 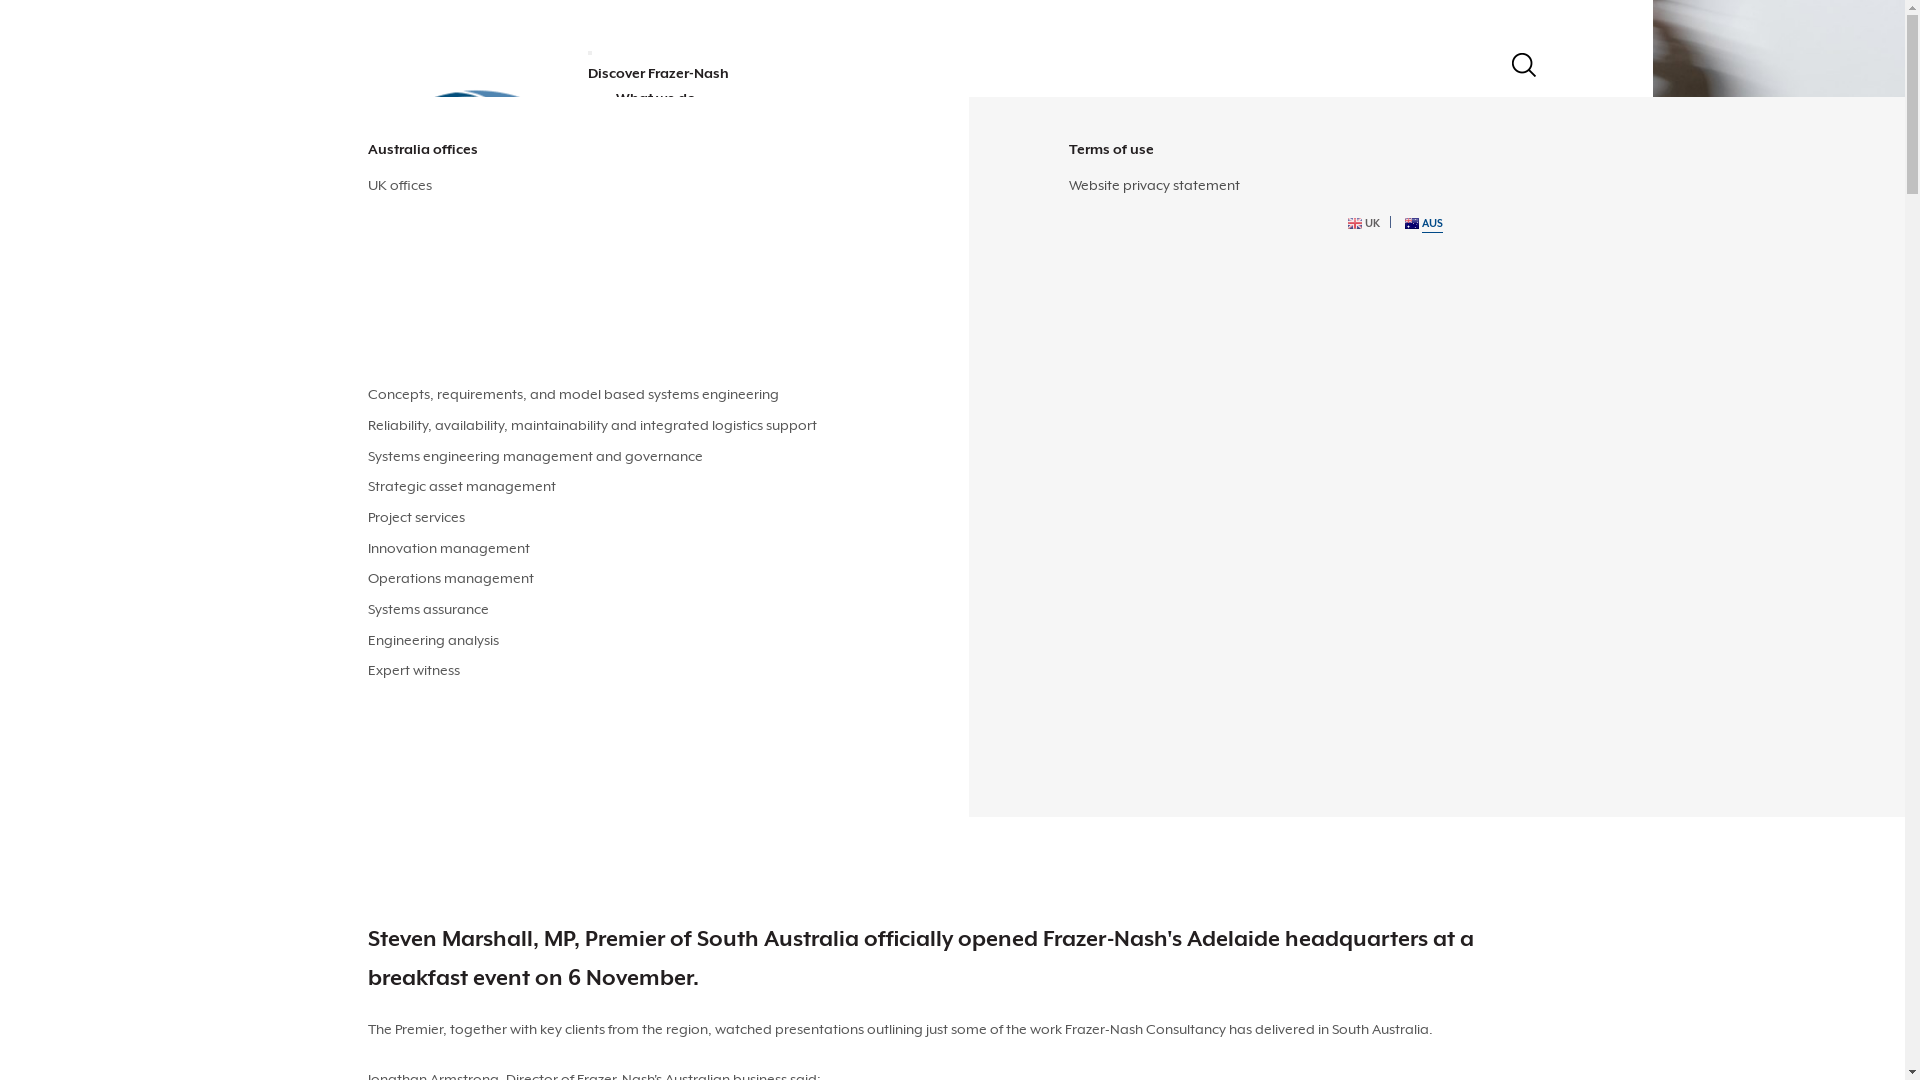 What do you see at coordinates (450, 578) in the screenshot?
I see `'Operations management'` at bounding box center [450, 578].